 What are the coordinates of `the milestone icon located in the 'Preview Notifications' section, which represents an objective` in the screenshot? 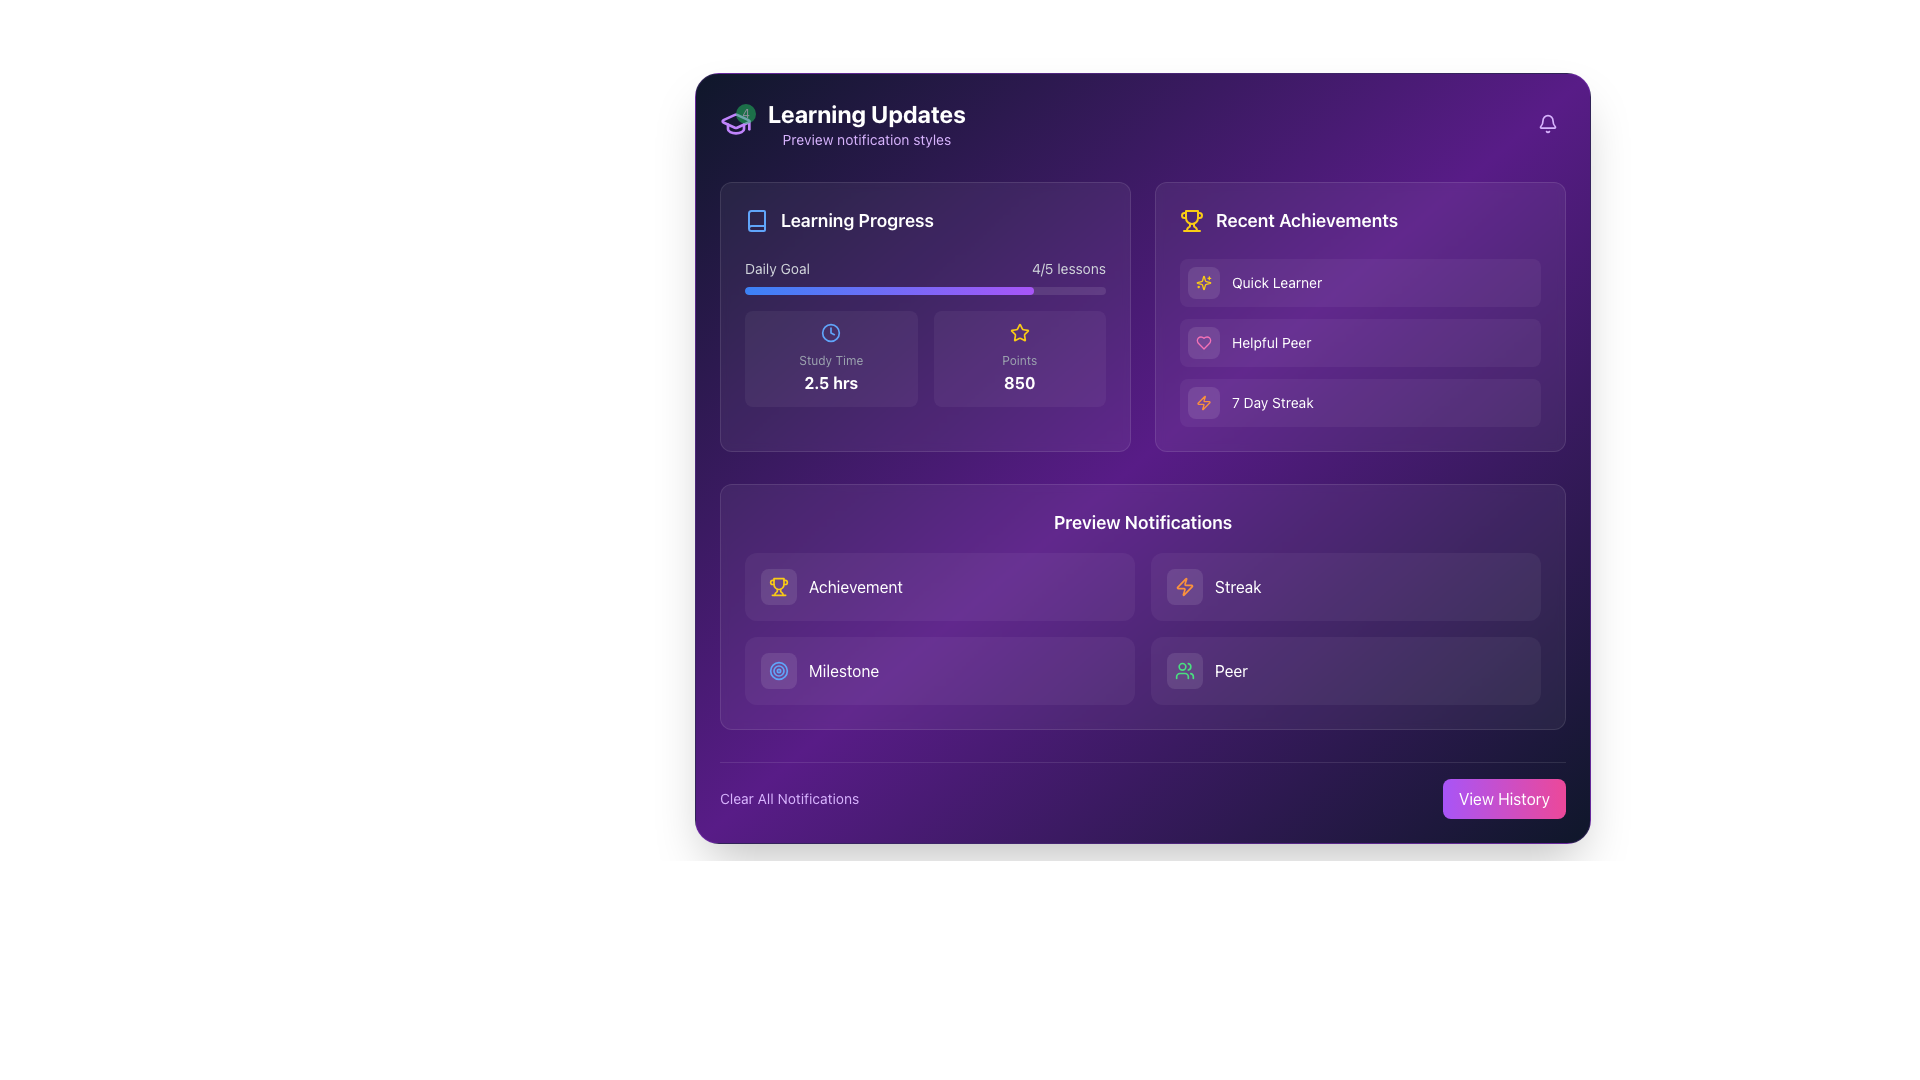 It's located at (777, 671).